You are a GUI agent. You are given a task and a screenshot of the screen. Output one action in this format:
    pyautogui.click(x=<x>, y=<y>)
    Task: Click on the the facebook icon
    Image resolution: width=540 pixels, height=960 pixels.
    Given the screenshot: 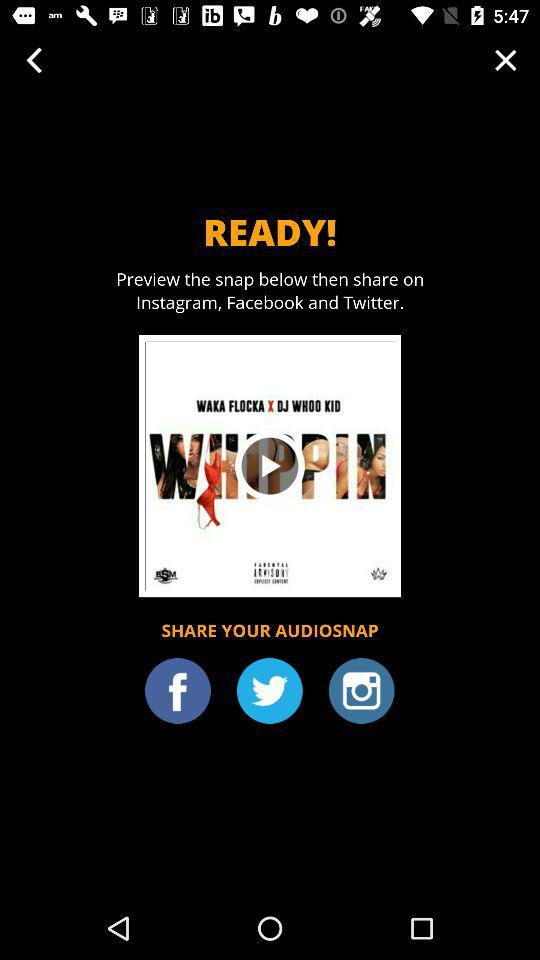 What is the action you would take?
    pyautogui.click(x=177, y=690)
    